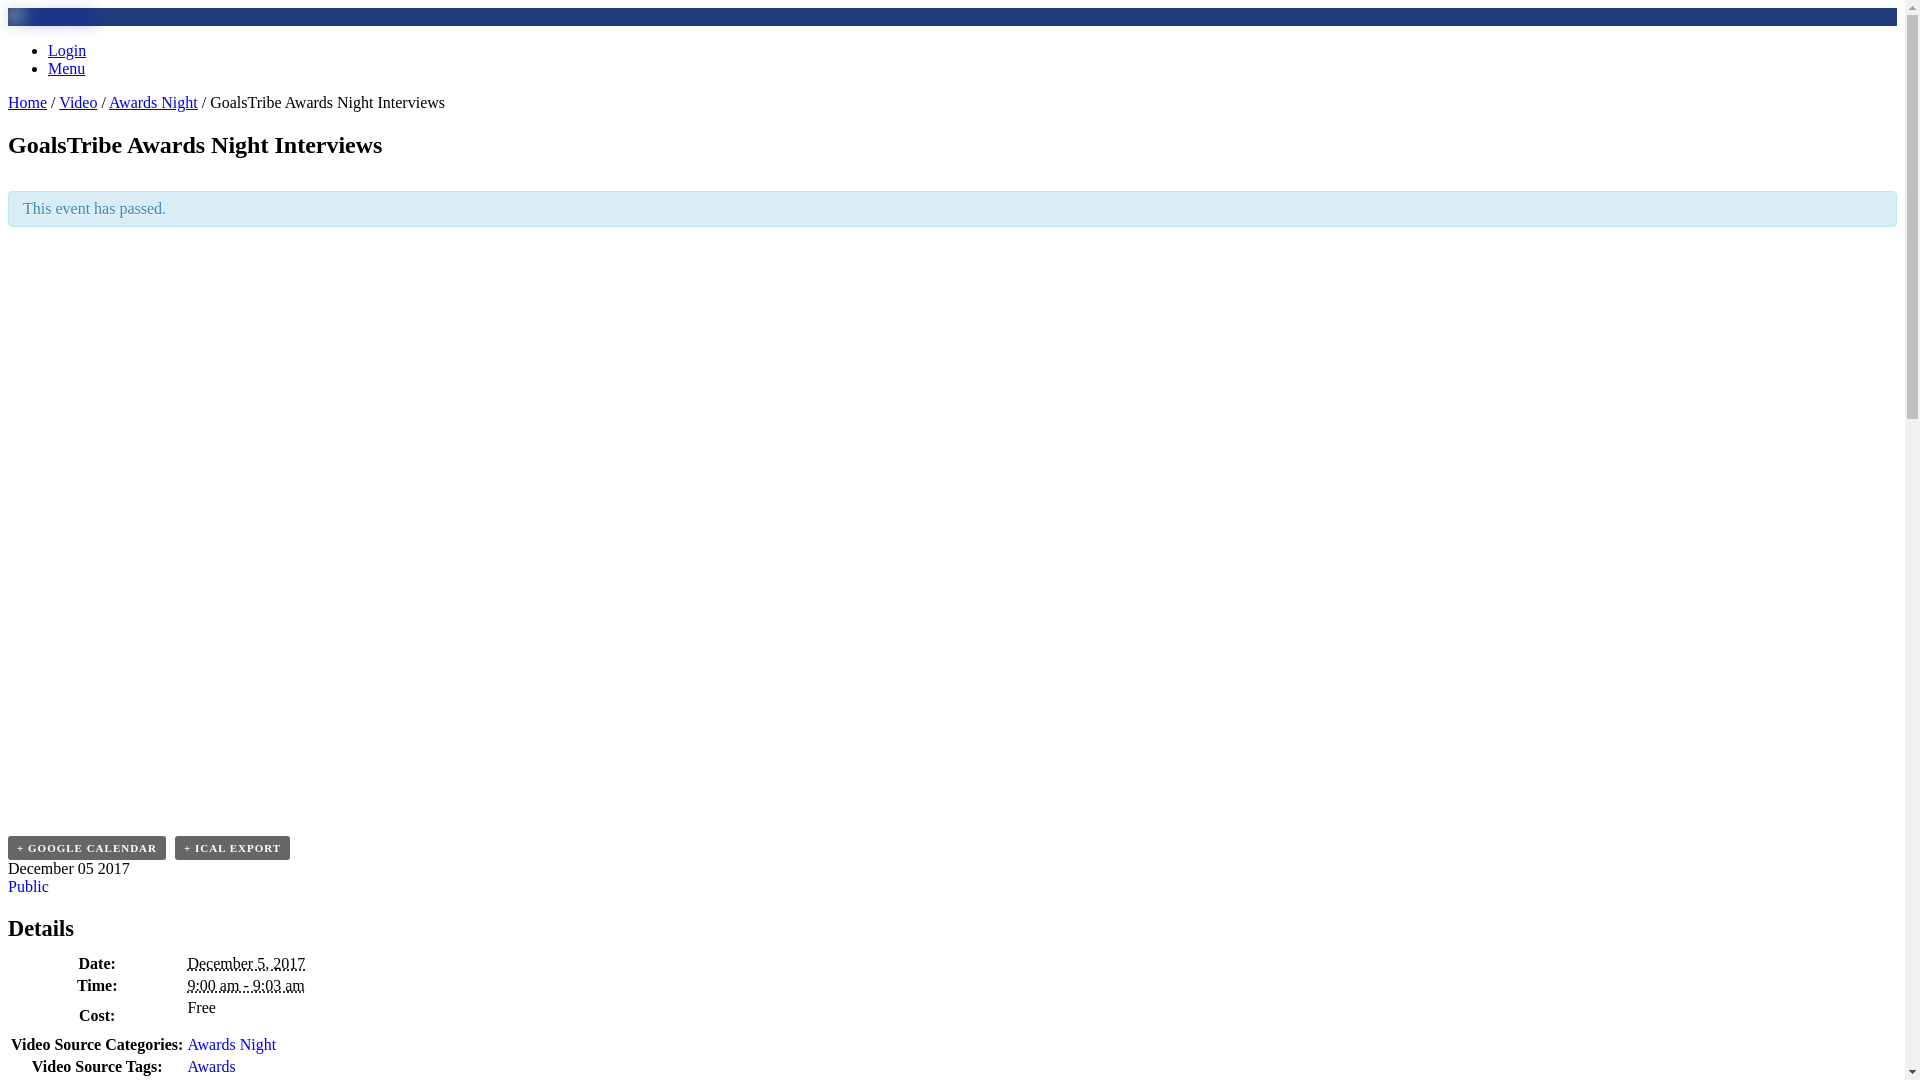  I want to click on 'GoalsTribe Awards Night Interviews', so click(488, 526).